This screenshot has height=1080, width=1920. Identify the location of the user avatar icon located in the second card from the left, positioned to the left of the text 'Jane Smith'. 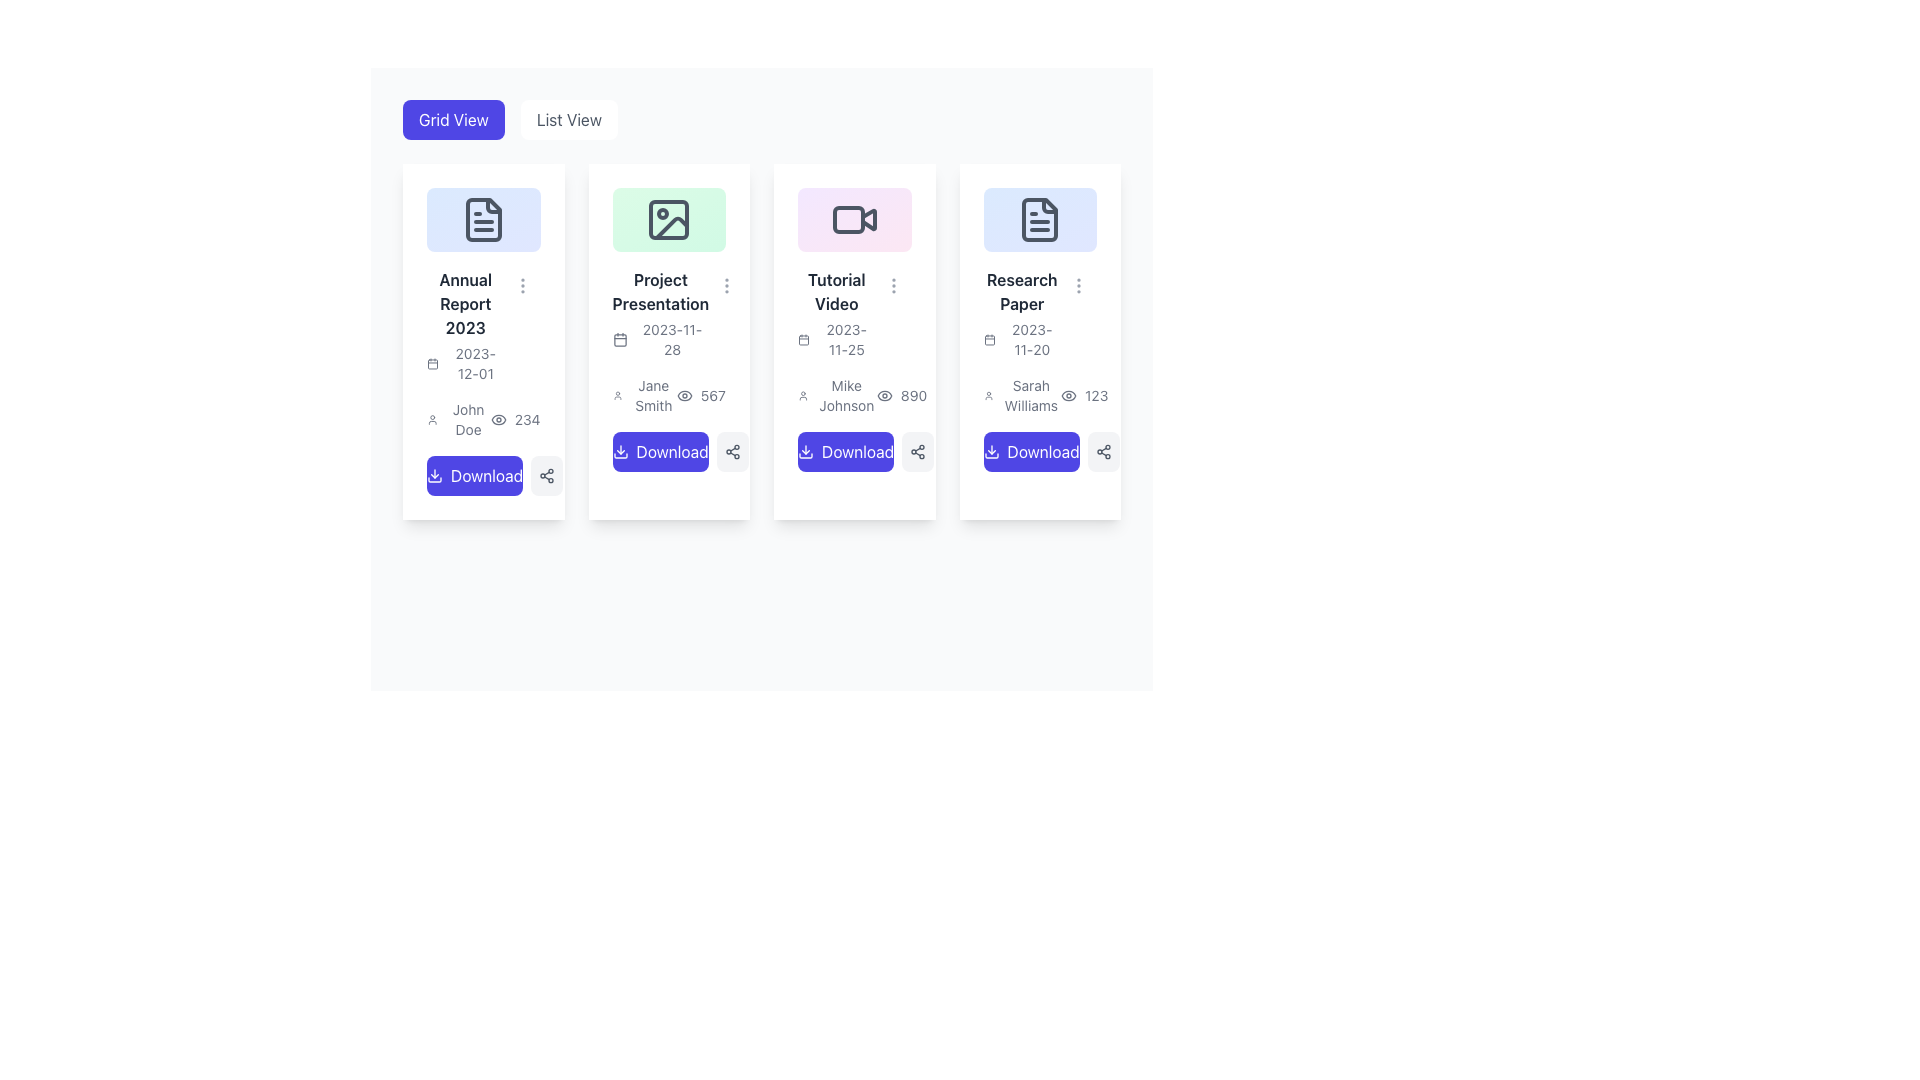
(616, 395).